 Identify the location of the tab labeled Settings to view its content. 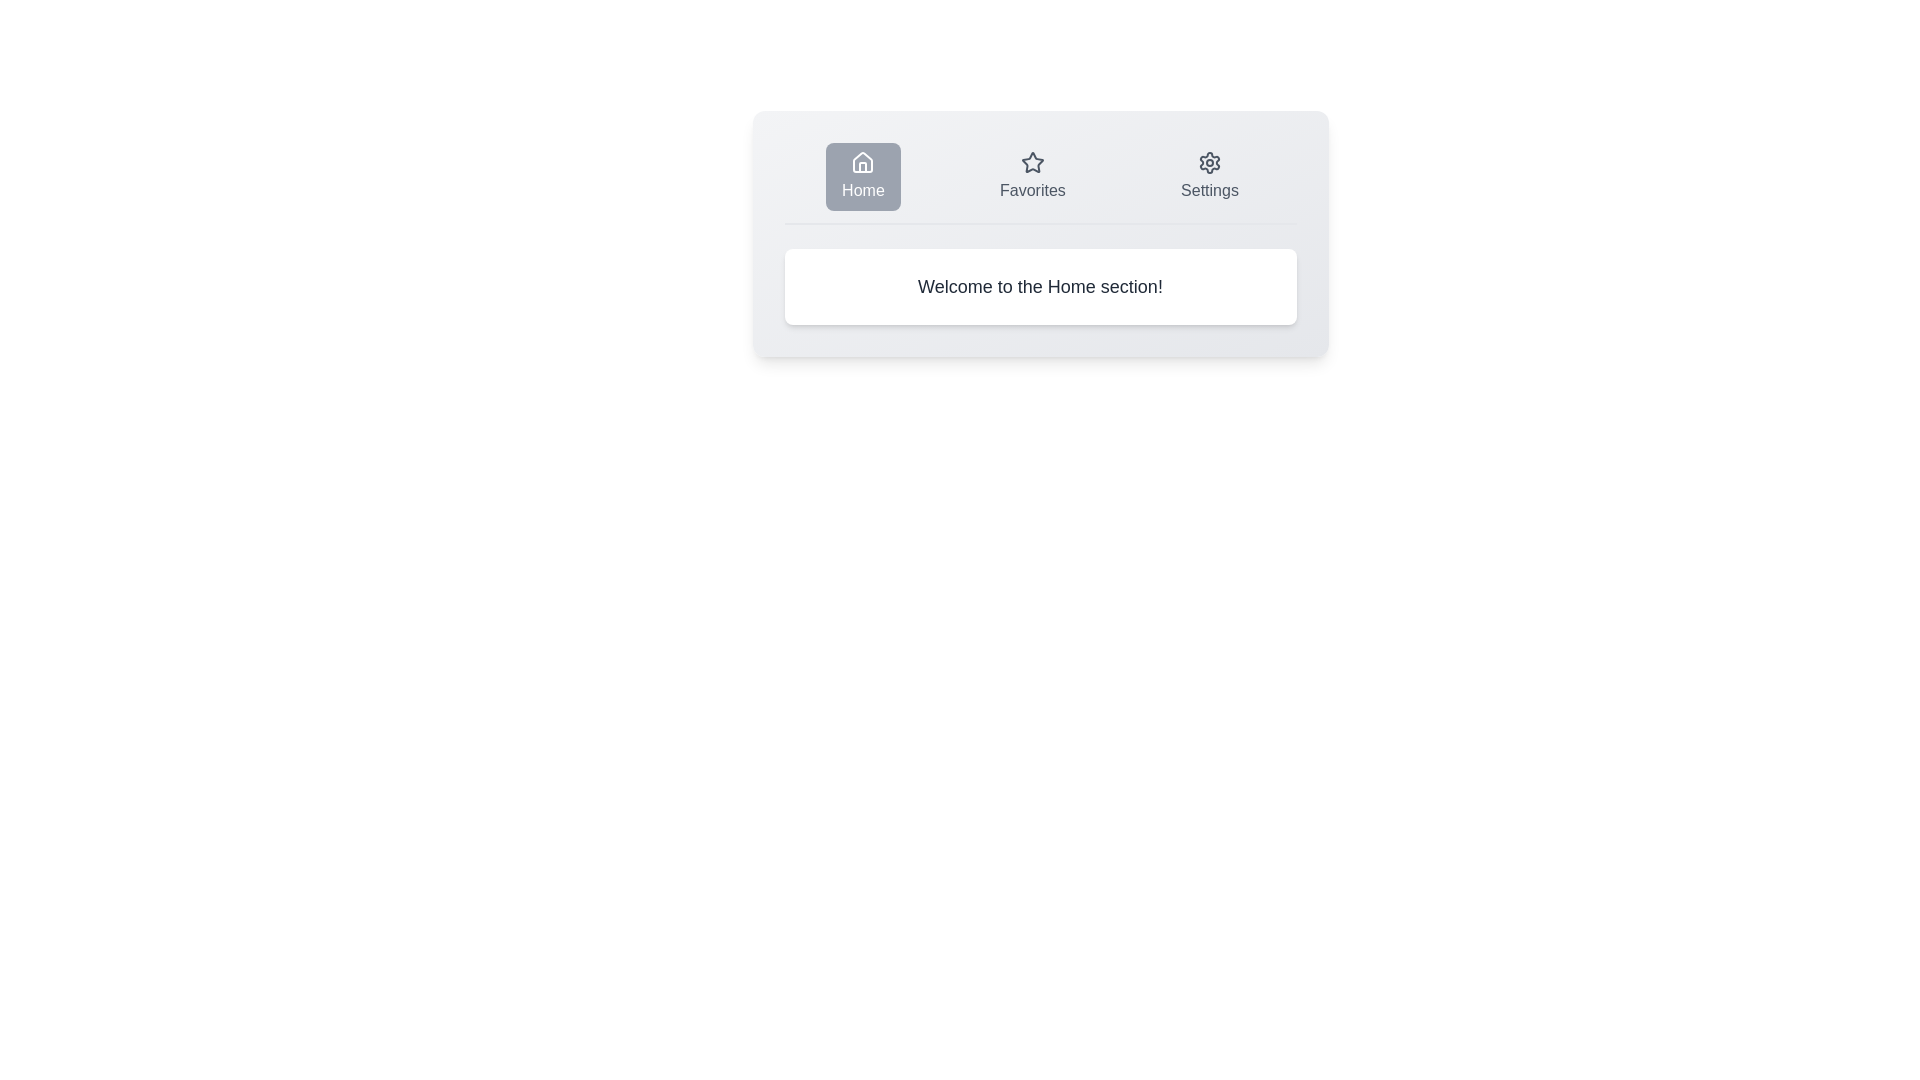
(1208, 176).